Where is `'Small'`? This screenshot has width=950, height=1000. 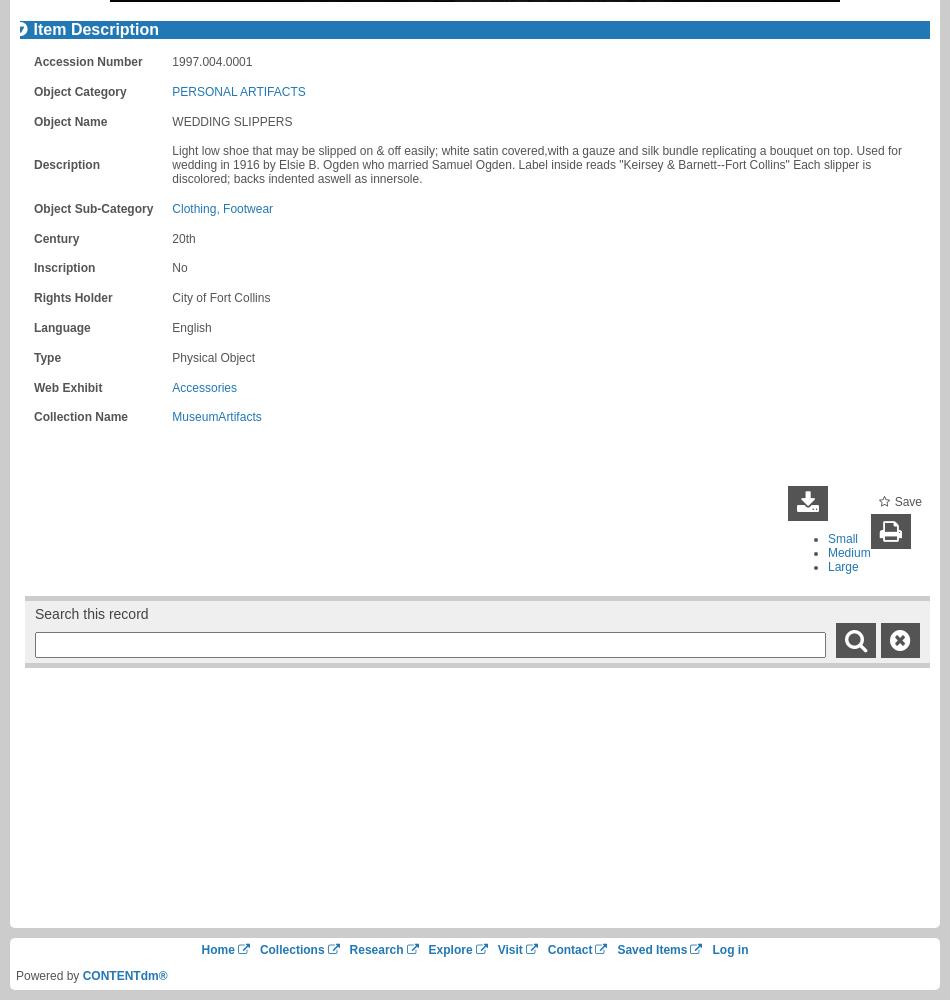 'Small' is located at coordinates (840, 538).